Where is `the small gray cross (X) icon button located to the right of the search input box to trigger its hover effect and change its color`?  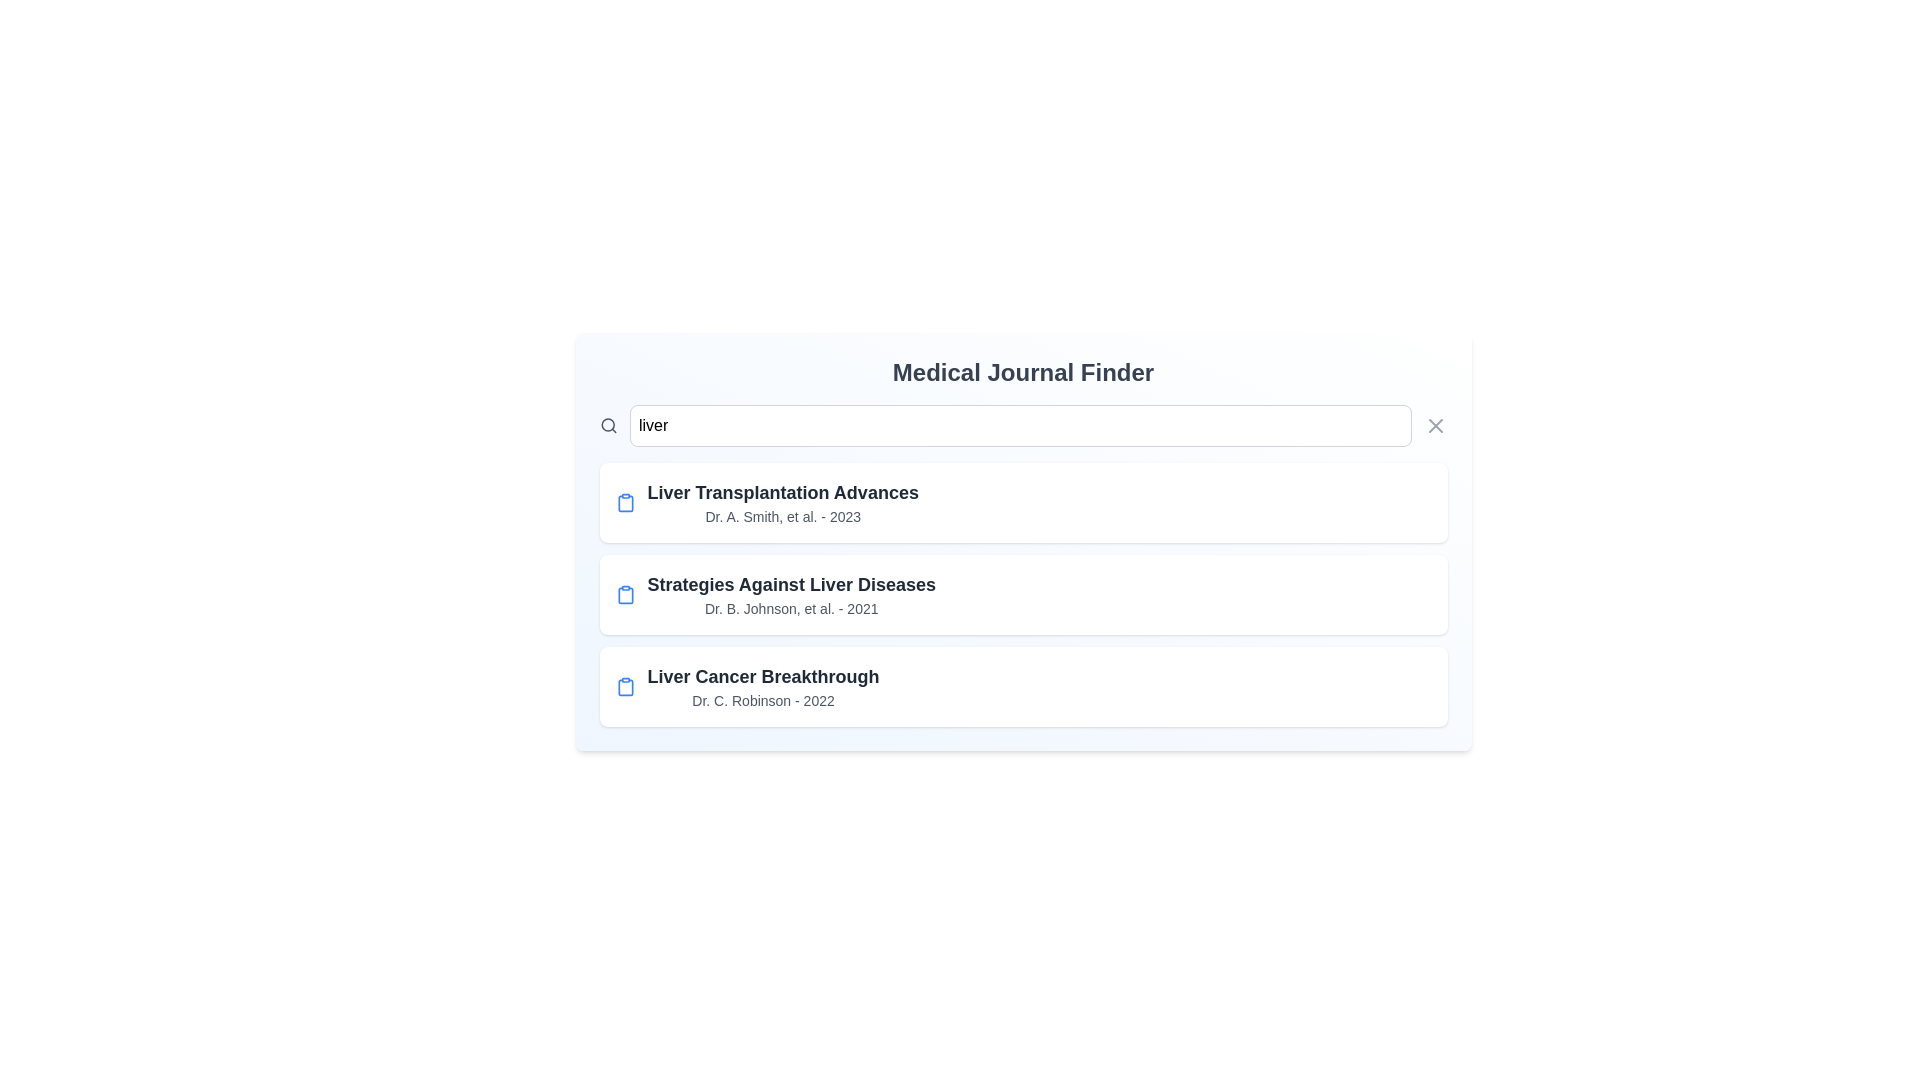 the small gray cross (X) icon button located to the right of the search input box to trigger its hover effect and change its color is located at coordinates (1434, 424).